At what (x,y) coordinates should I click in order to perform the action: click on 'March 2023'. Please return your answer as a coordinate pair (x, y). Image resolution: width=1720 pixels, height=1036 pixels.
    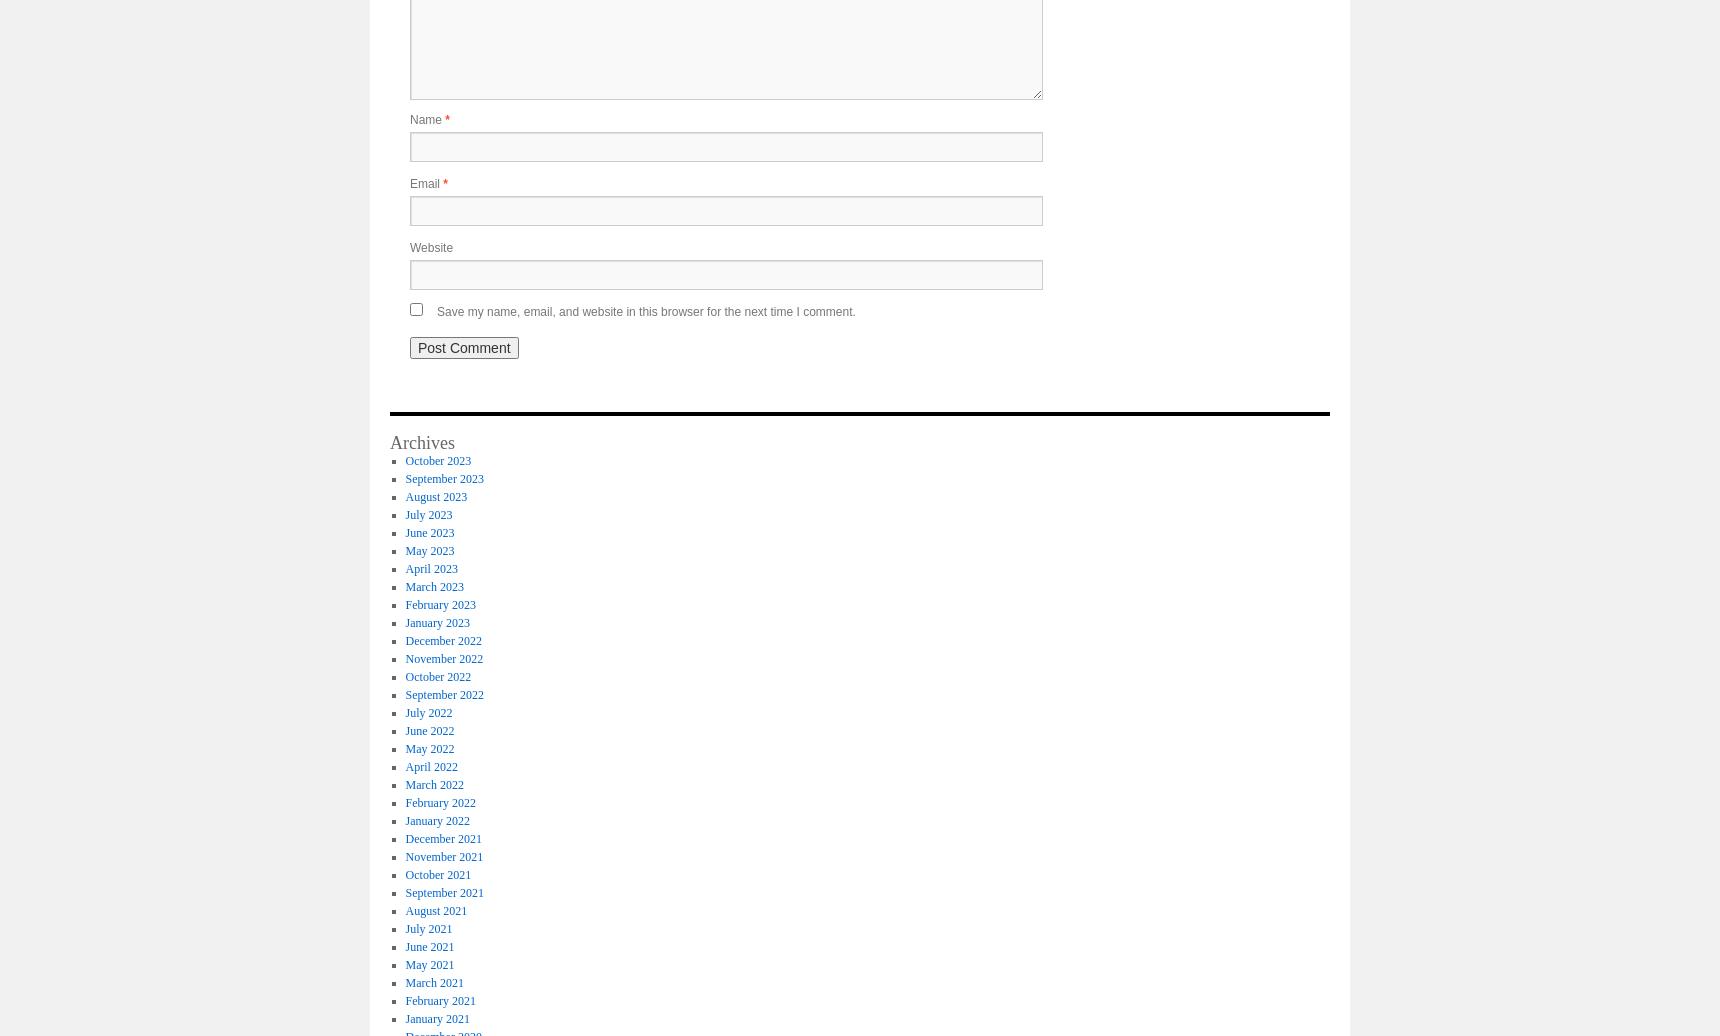
    Looking at the image, I should click on (432, 585).